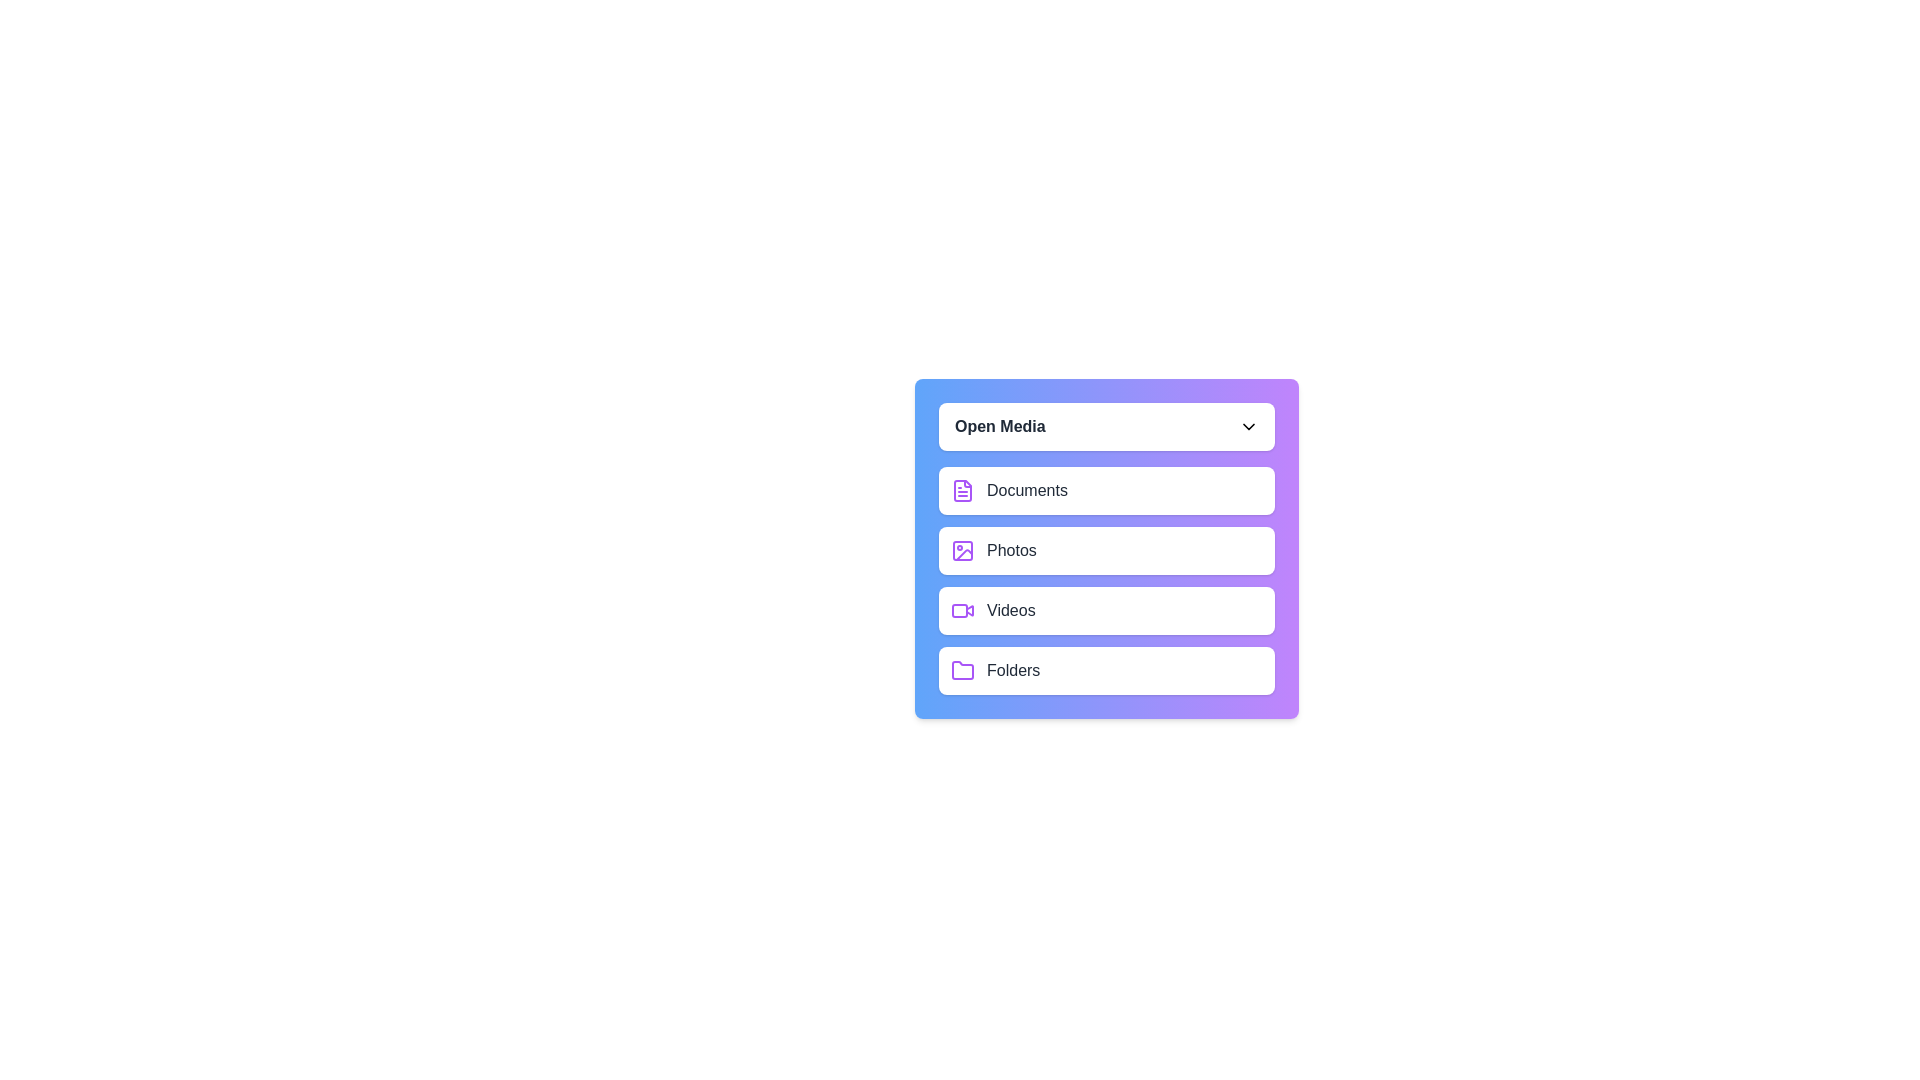 This screenshot has width=1920, height=1080. What do you see at coordinates (963, 490) in the screenshot?
I see `the purple document icon next to the 'Documents' label` at bounding box center [963, 490].